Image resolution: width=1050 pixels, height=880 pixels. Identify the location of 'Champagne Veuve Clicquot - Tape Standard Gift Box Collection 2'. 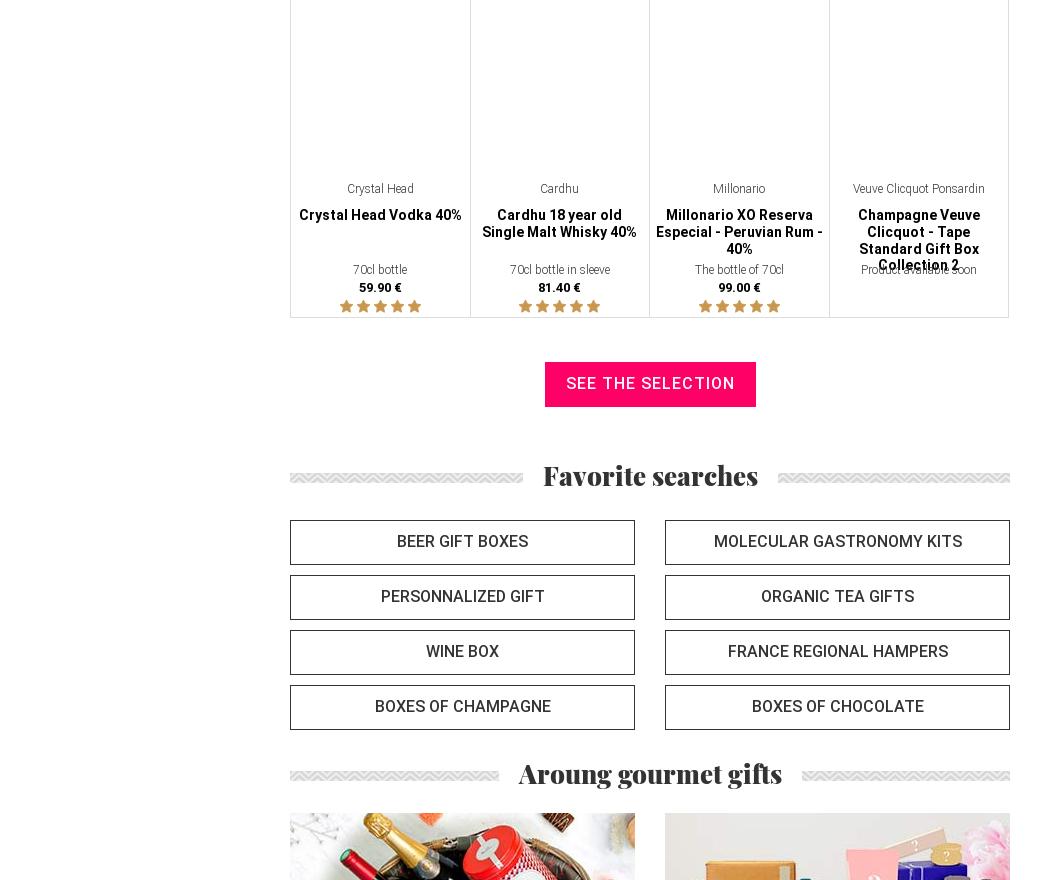
(918, 238).